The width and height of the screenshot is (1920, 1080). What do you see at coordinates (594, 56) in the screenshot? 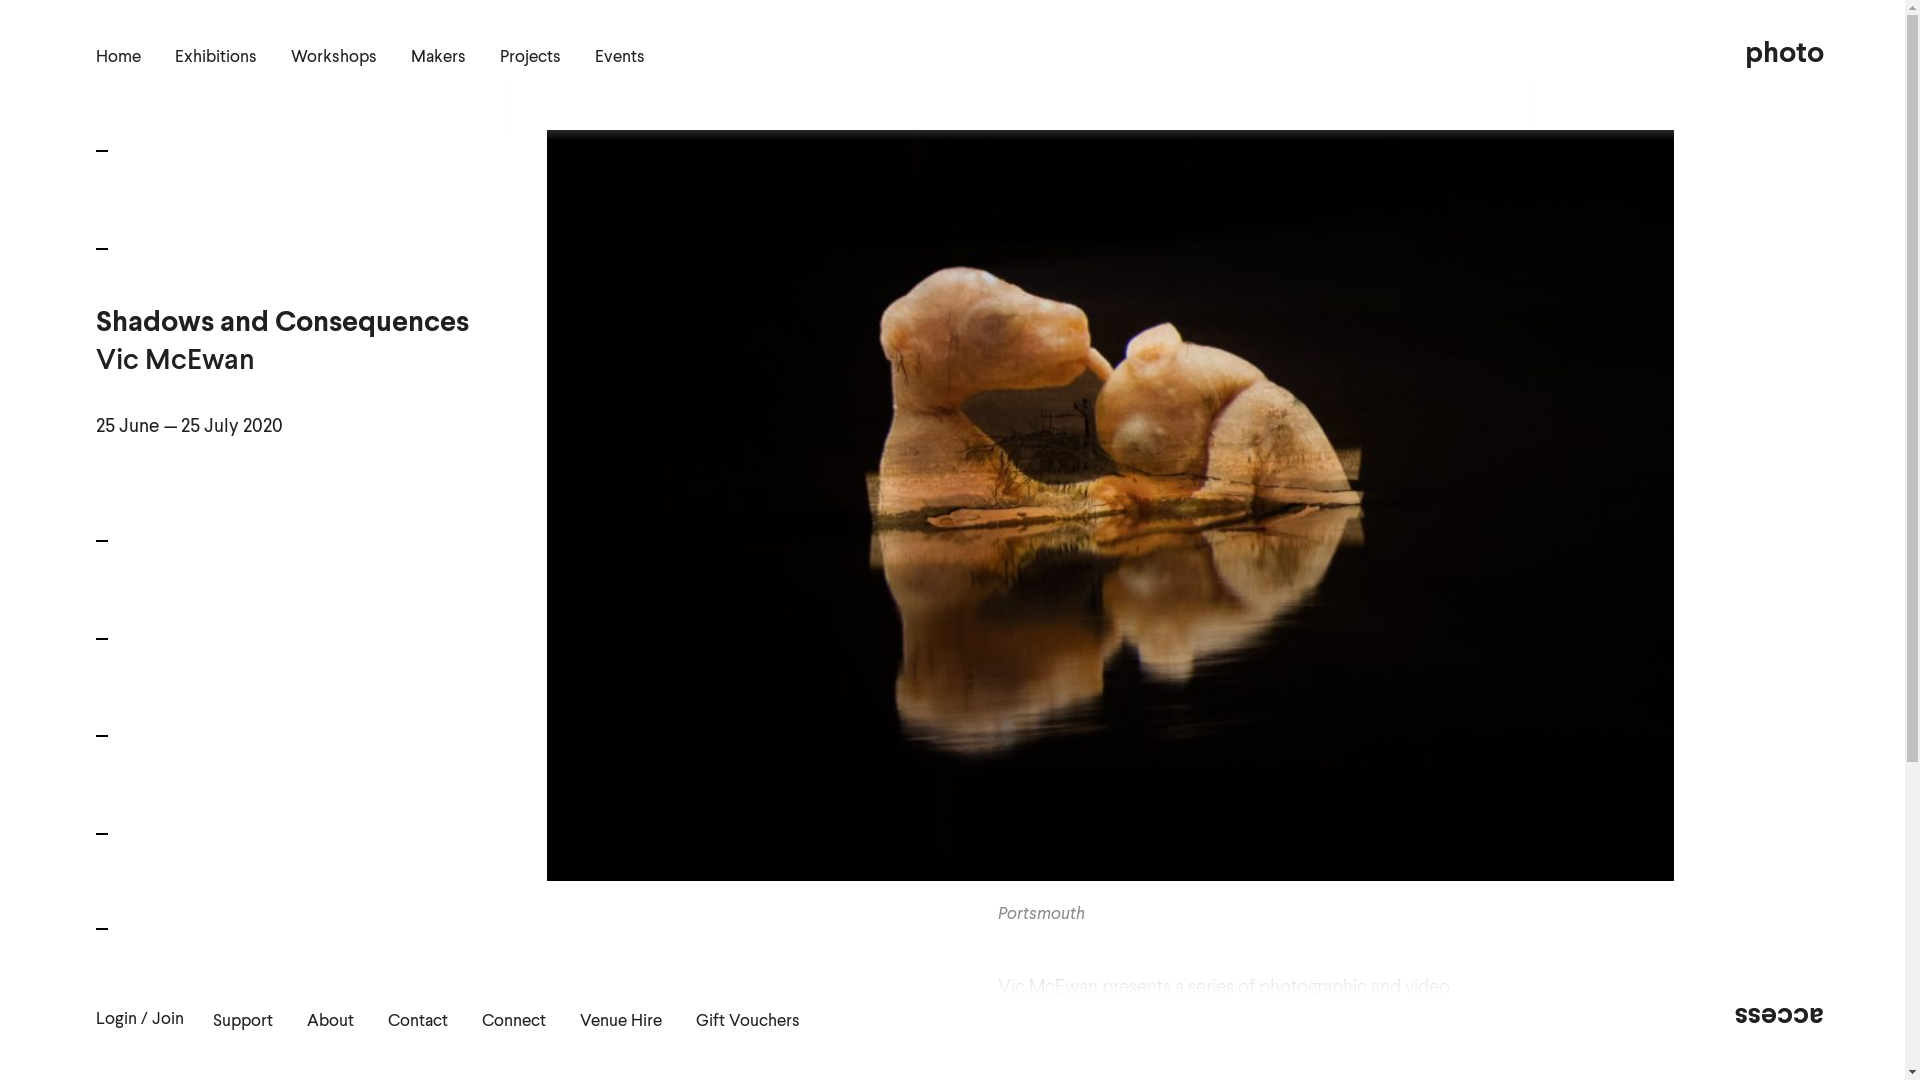
I see `'Events'` at bounding box center [594, 56].